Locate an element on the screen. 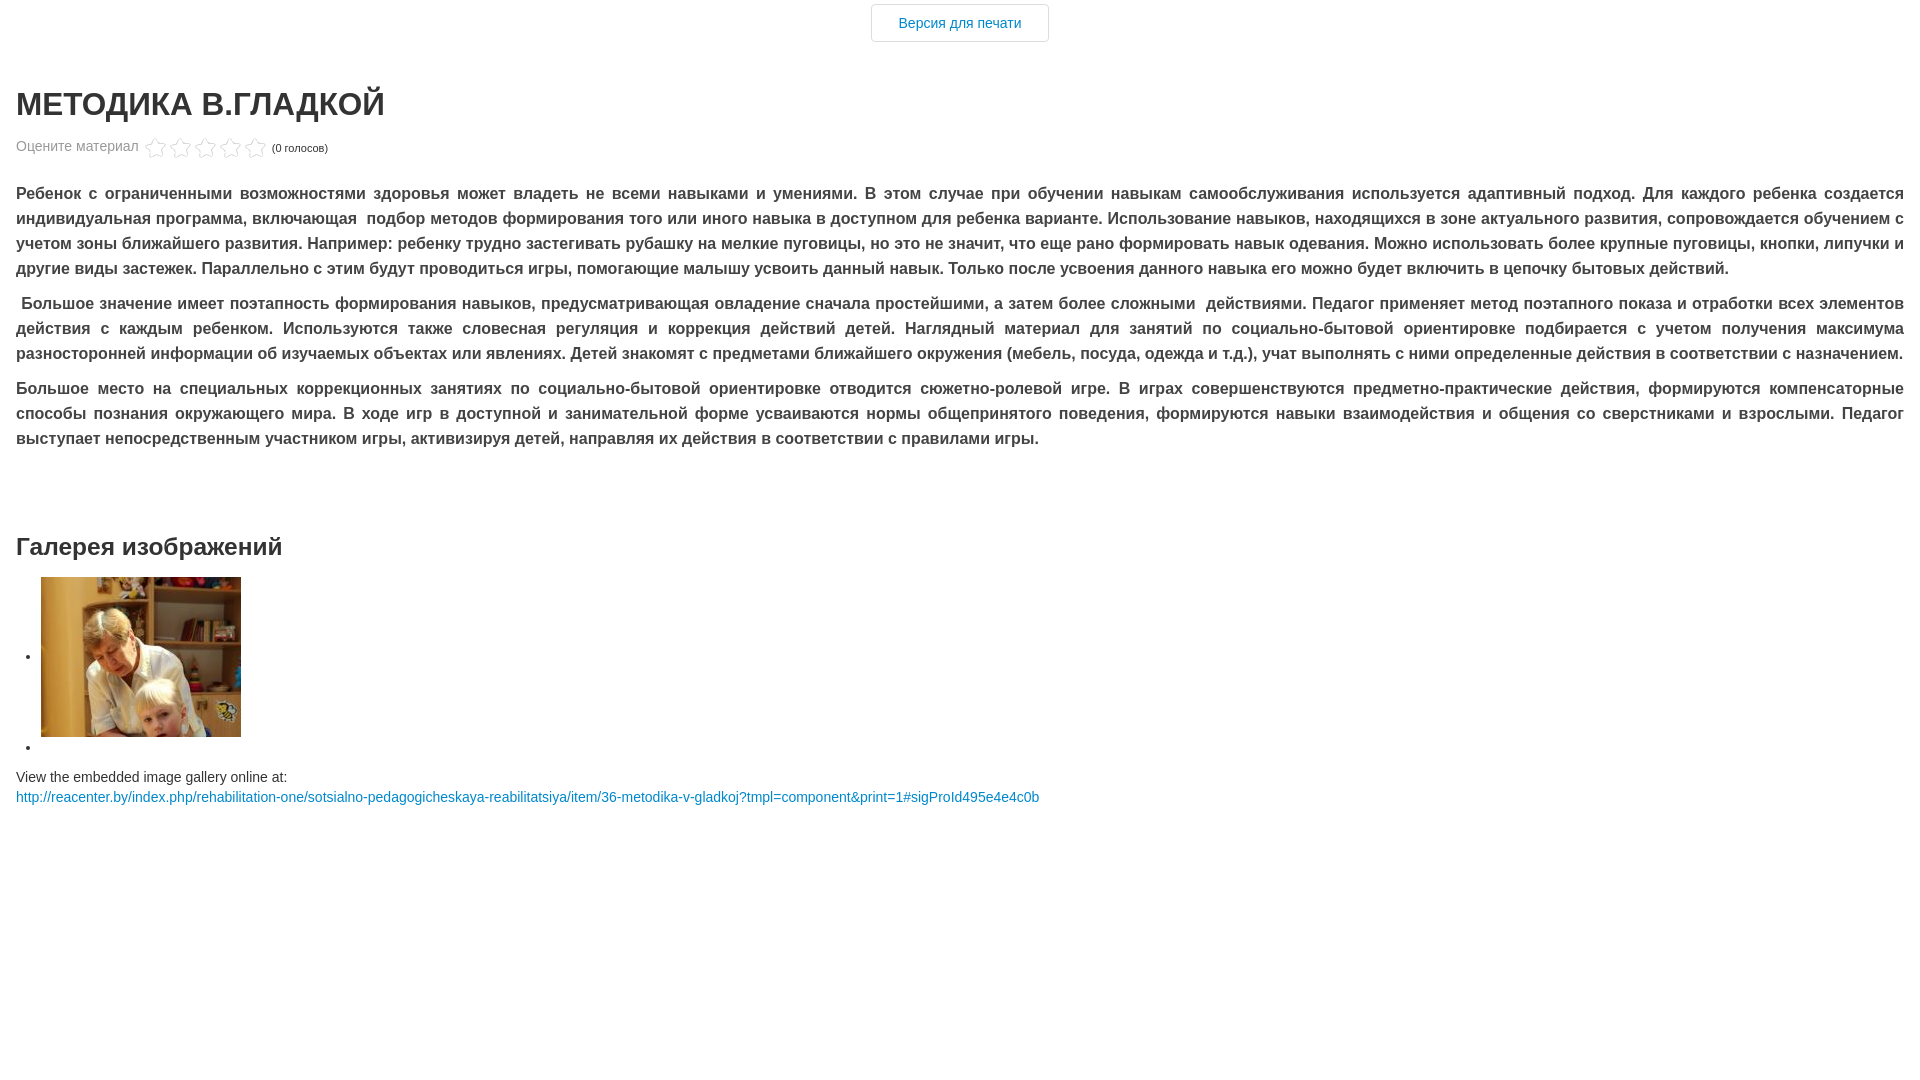 The height and width of the screenshot is (1080, 1920). '5' is located at coordinates (205, 147).